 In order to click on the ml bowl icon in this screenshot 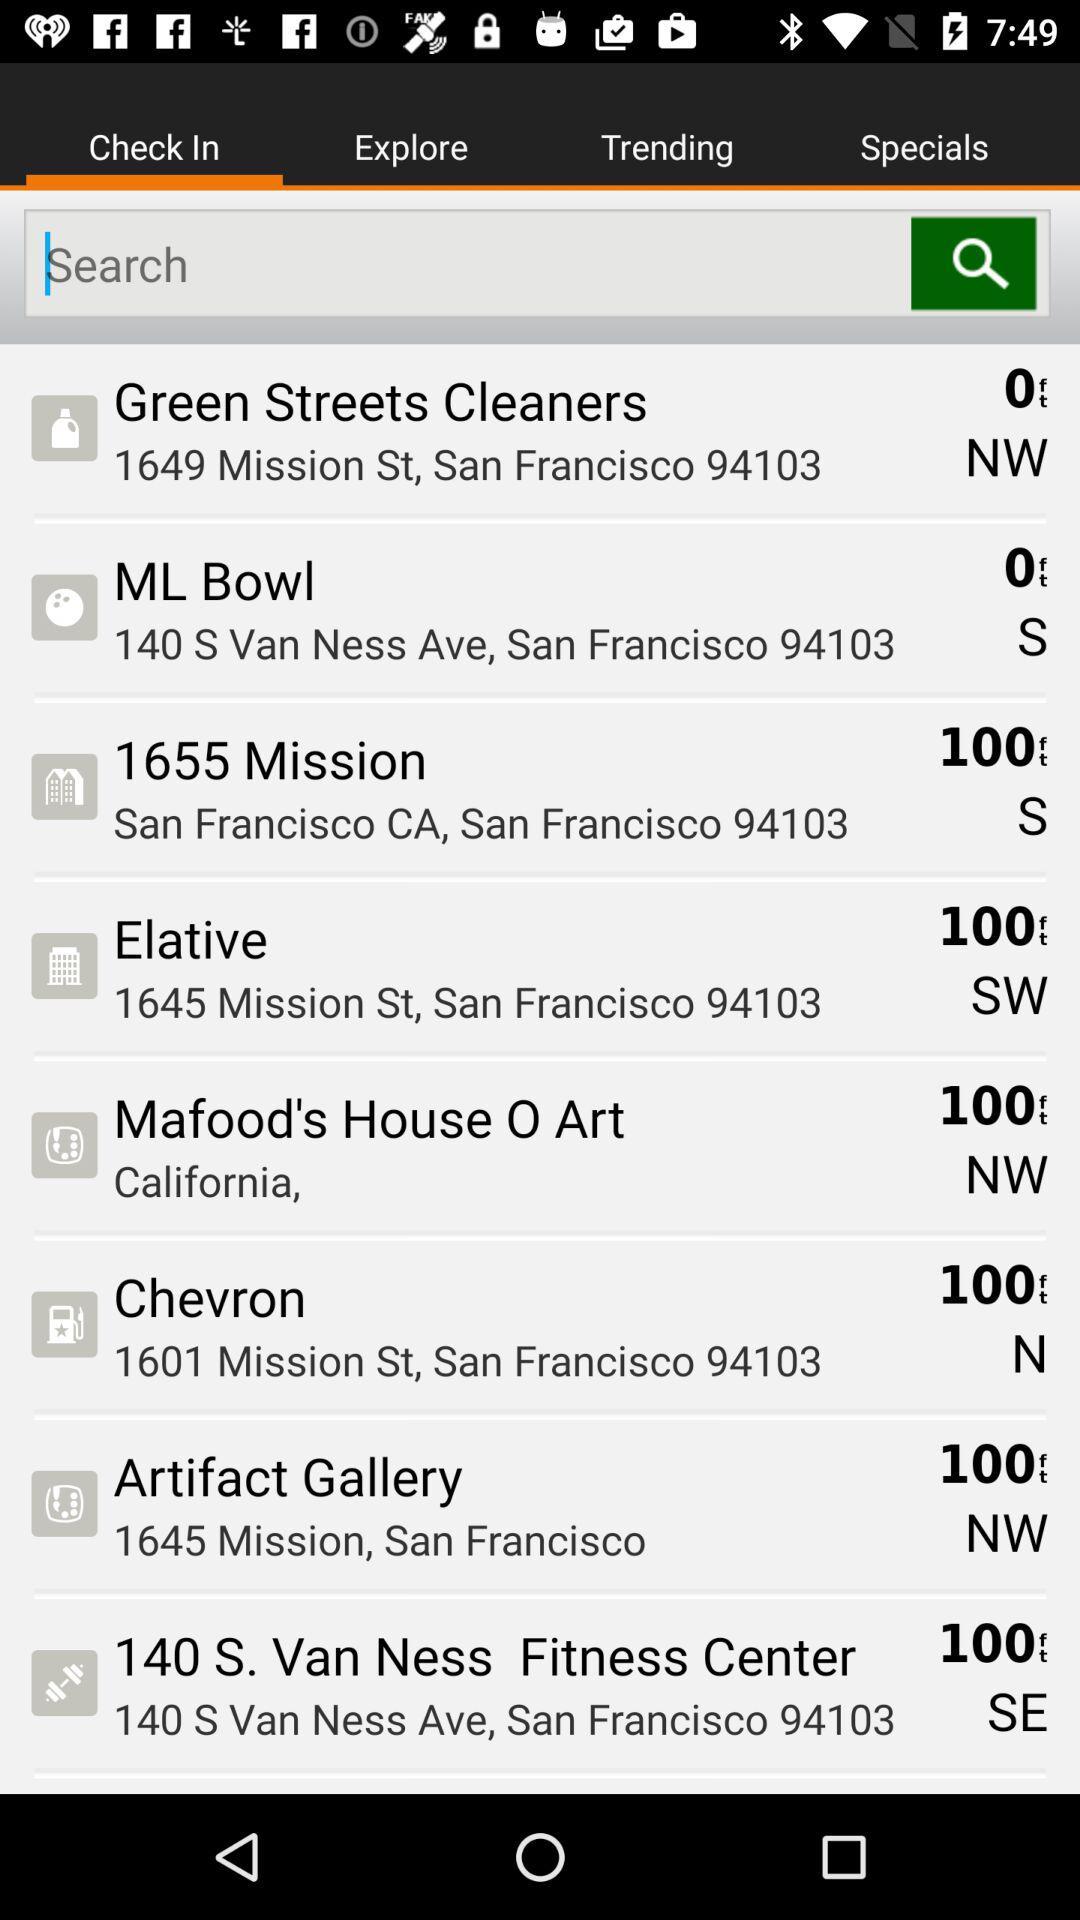, I will do `click(551, 578)`.